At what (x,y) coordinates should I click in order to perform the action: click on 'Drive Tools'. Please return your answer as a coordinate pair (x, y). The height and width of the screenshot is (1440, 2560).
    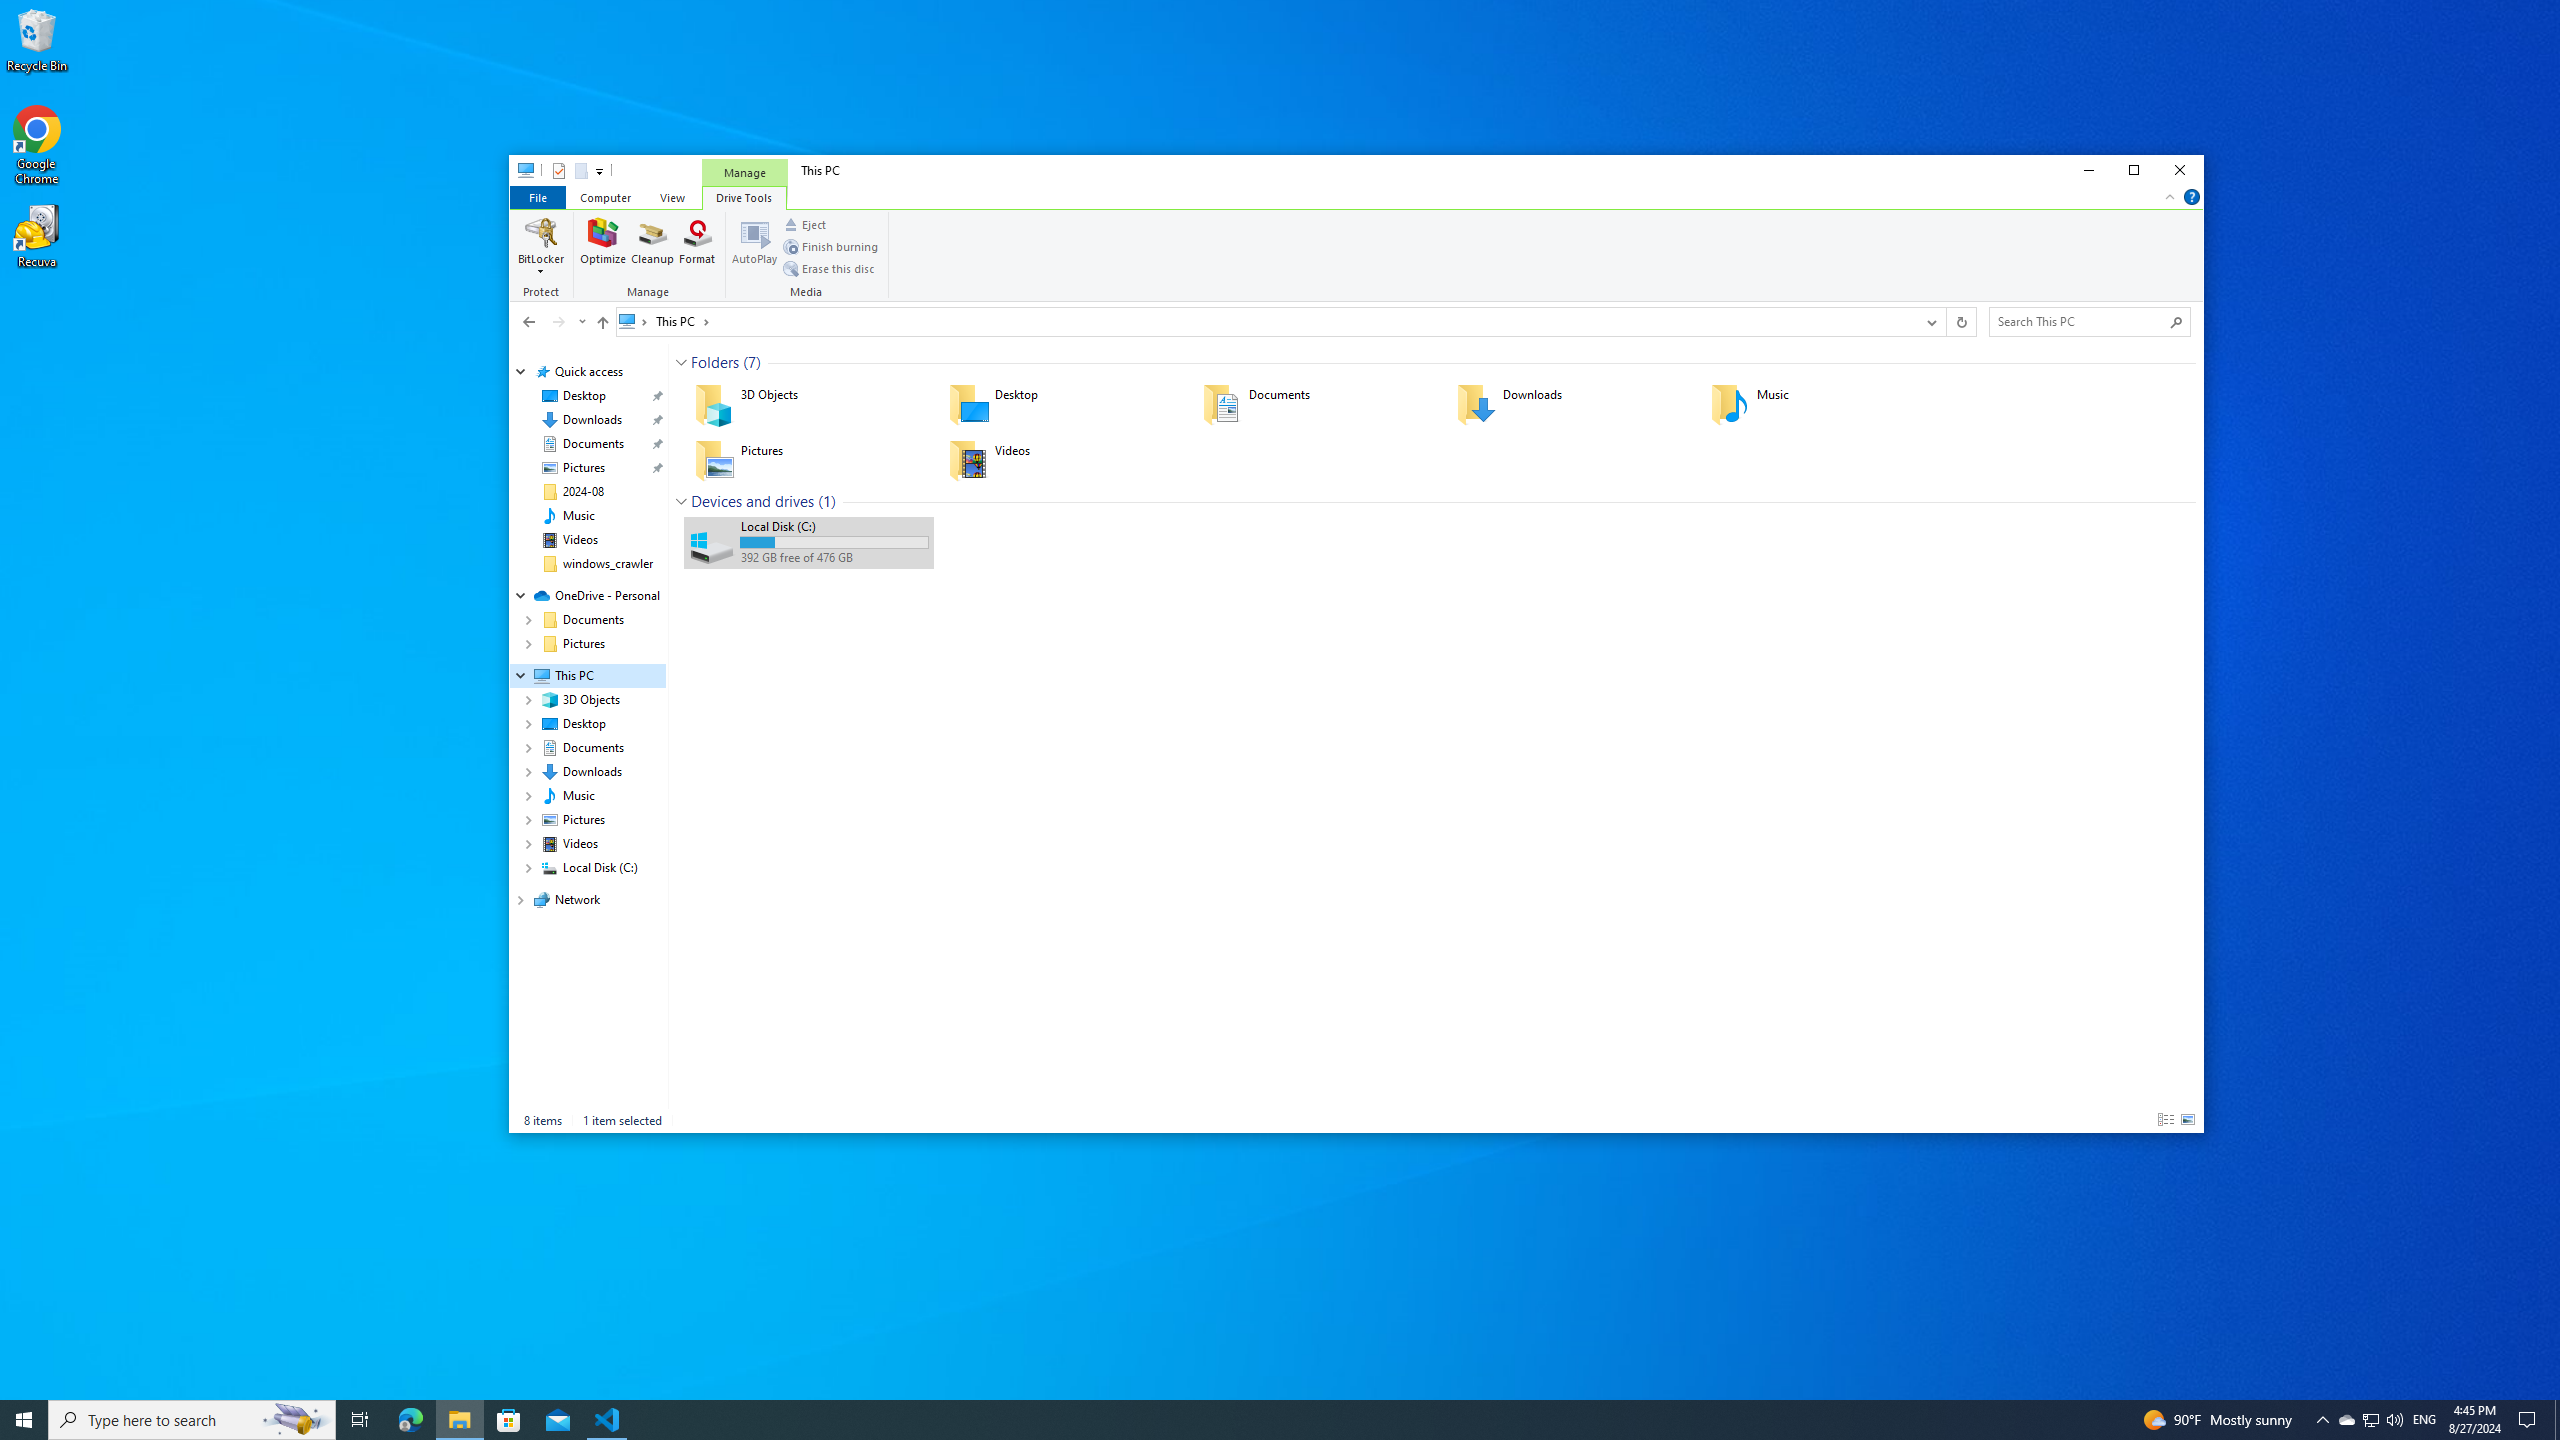
    Looking at the image, I should click on (742, 196).